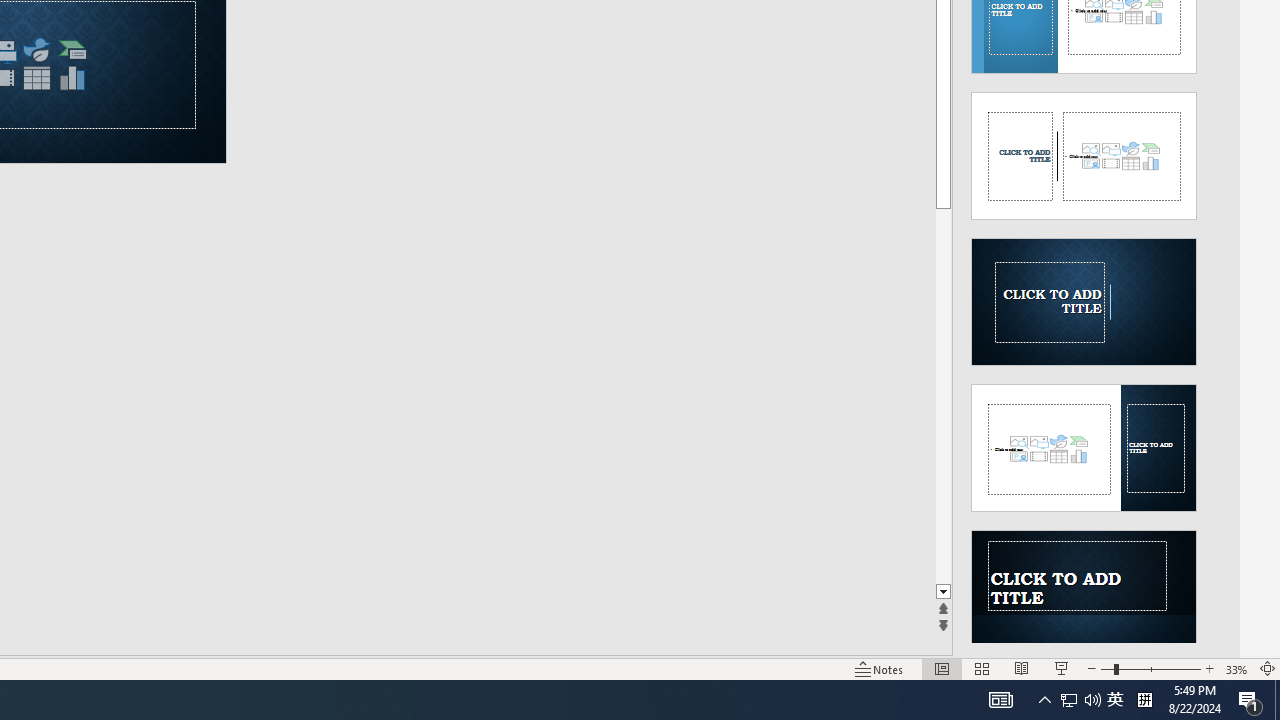 This screenshot has width=1280, height=720. What do you see at coordinates (1236, 669) in the screenshot?
I see `'Zoom 33%'` at bounding box center [1236, 669].